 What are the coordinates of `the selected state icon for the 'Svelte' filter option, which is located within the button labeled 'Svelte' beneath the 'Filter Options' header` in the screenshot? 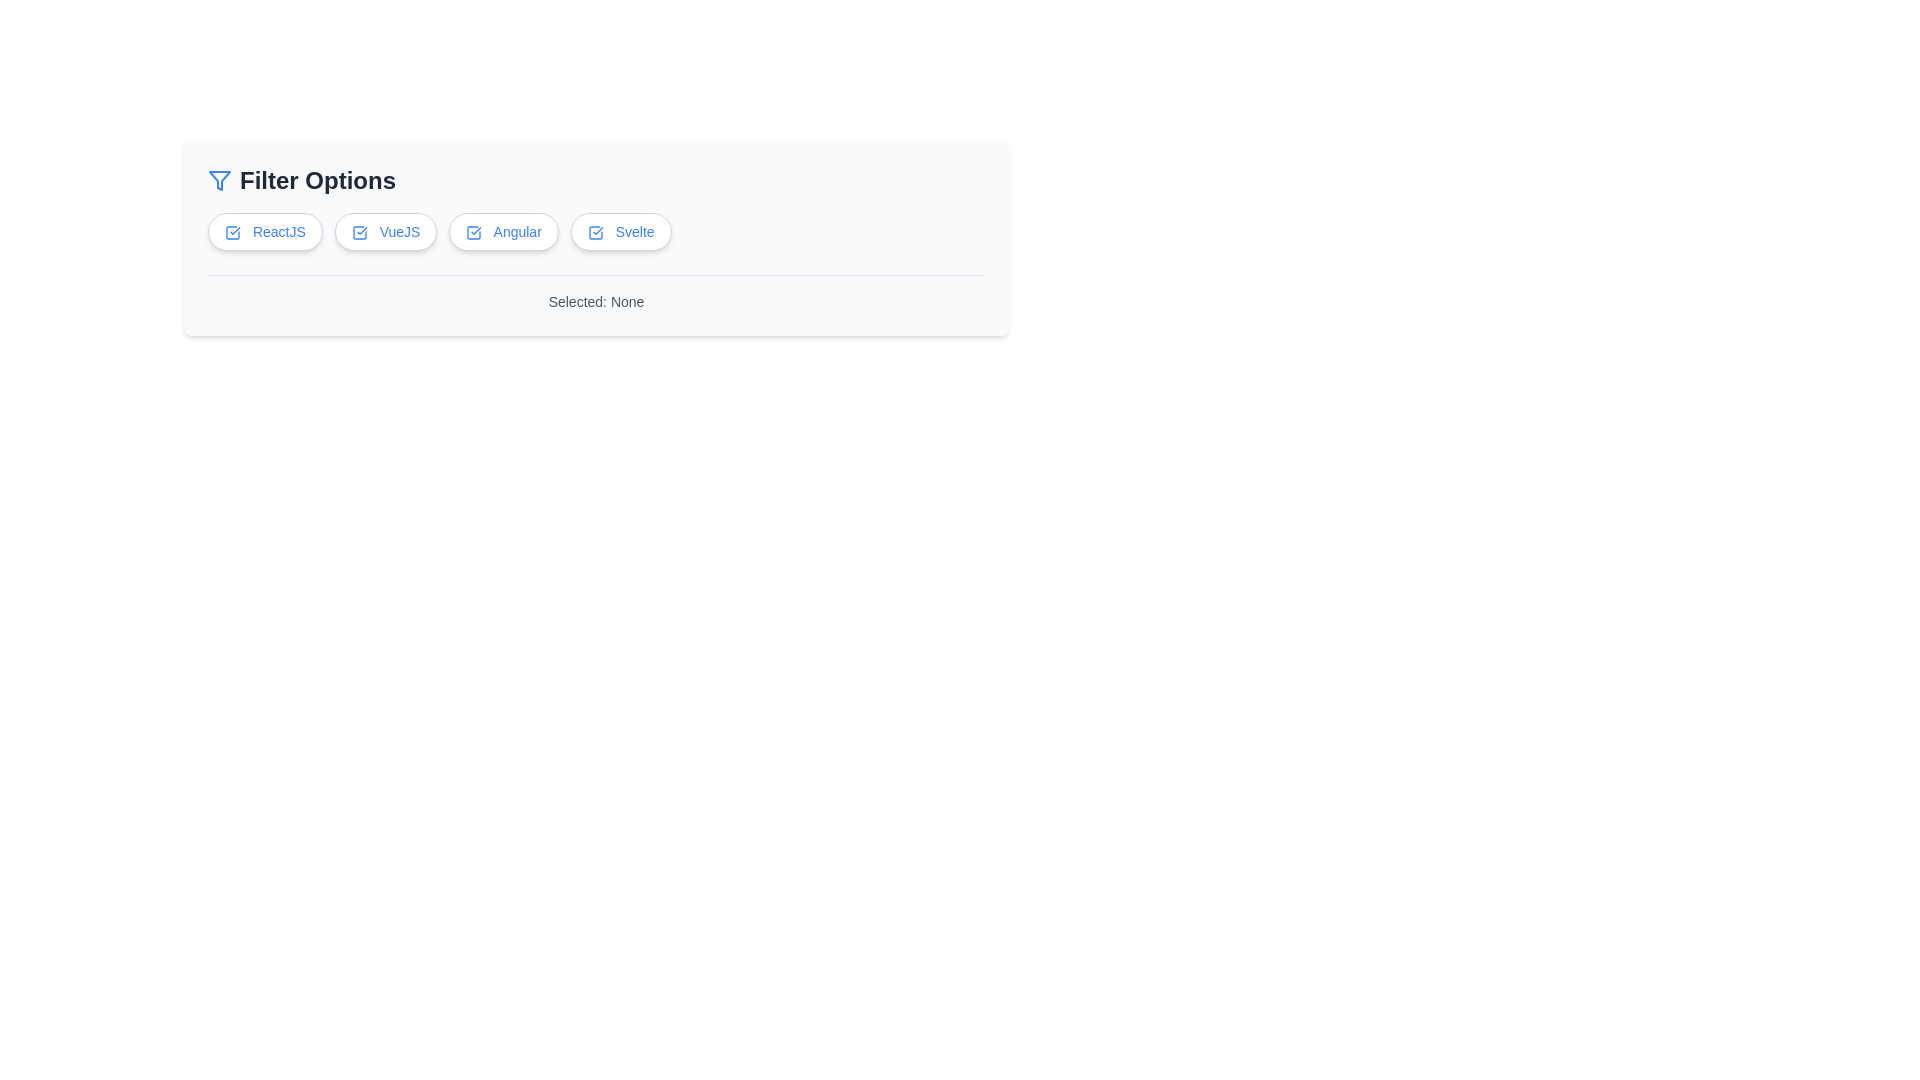 It's located at (594, 232).